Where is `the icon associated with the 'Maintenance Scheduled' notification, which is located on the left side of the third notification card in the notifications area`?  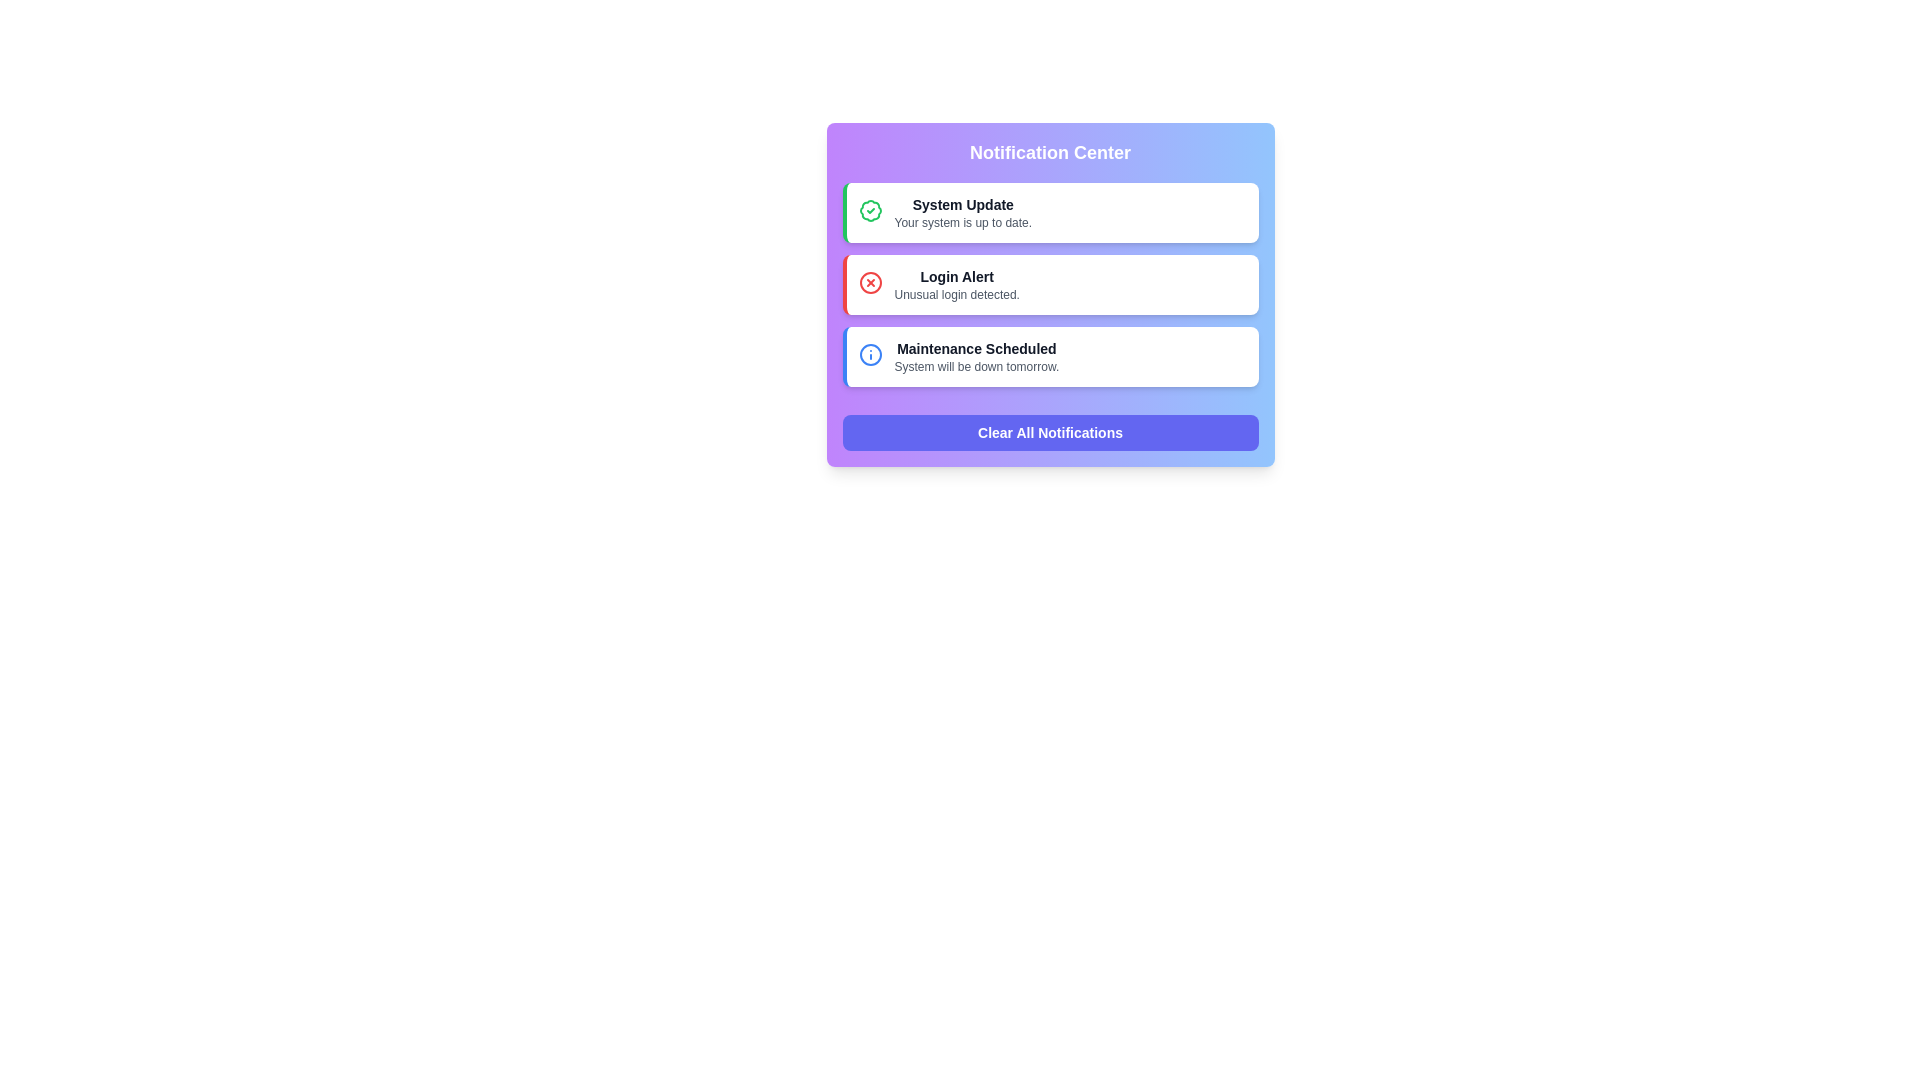
the icon associated with the 'Maintenance Scheduled' notification, which is located on the left side of the third notification card in the notifications area is located at coordinates (870, 353).